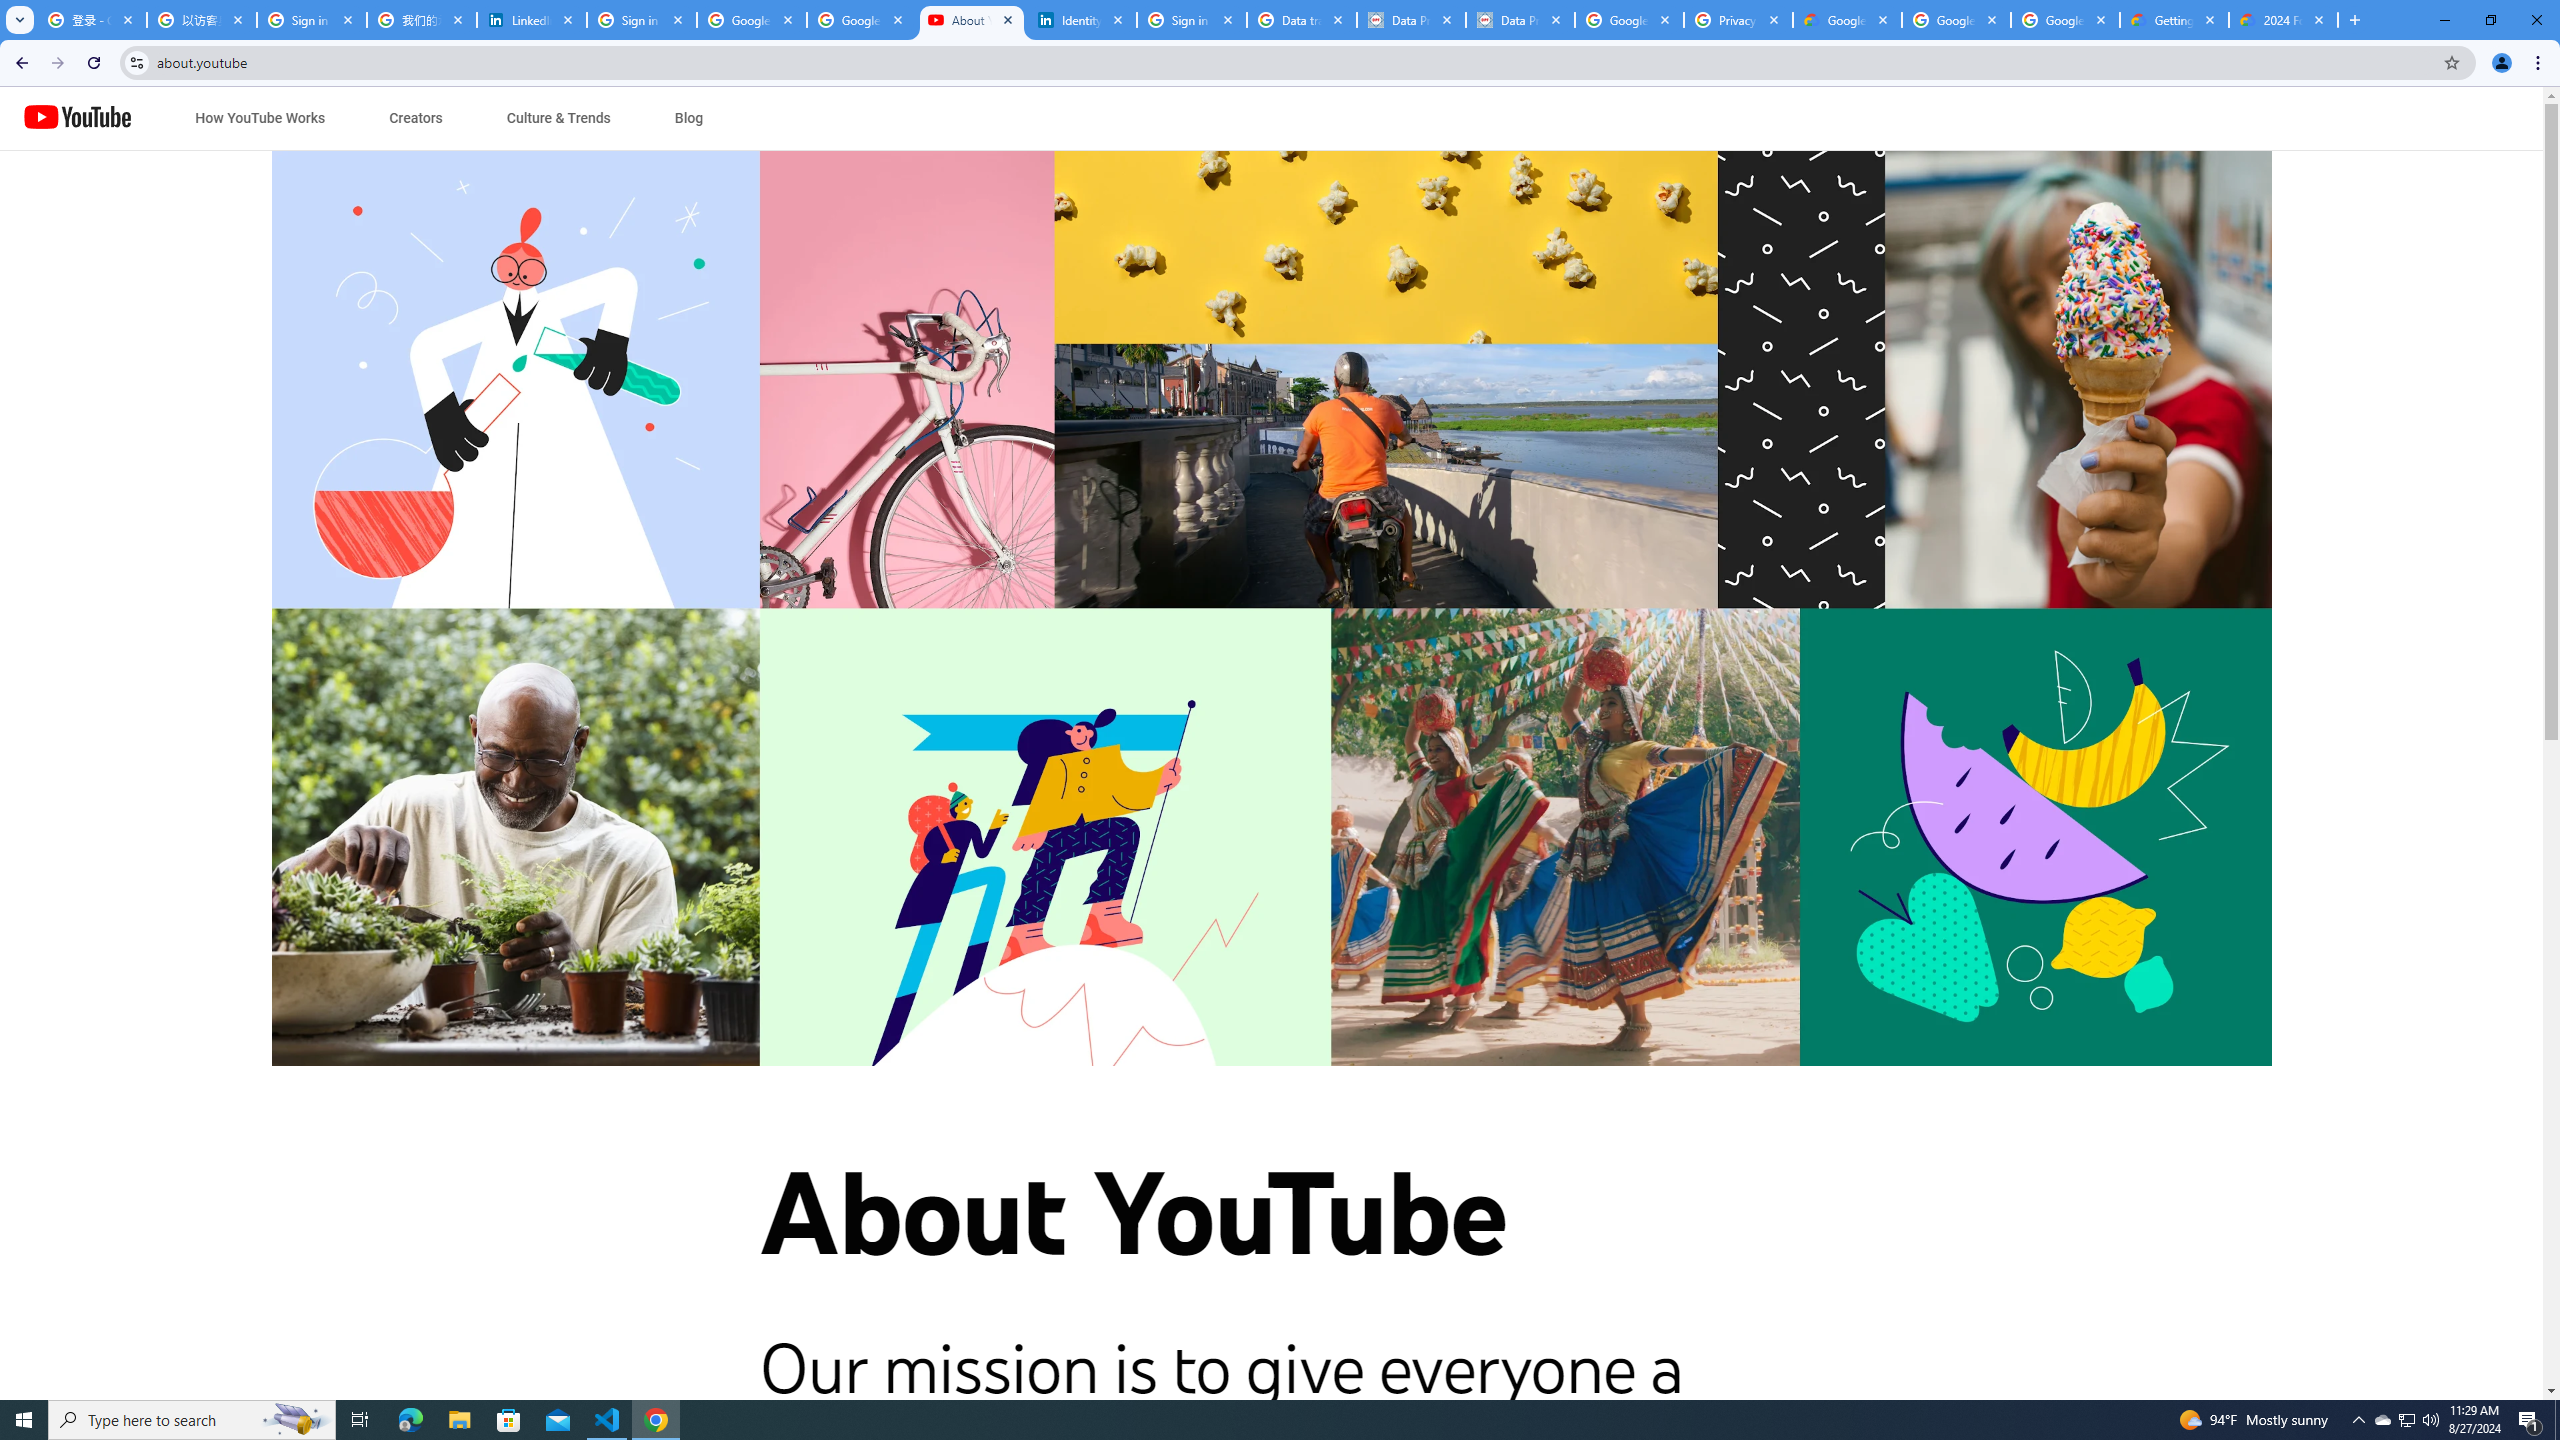 The image size is (2560, 1440). I want to click on 'Google Cloud Terms Directory | Google Cloud', so click(1846, 19).